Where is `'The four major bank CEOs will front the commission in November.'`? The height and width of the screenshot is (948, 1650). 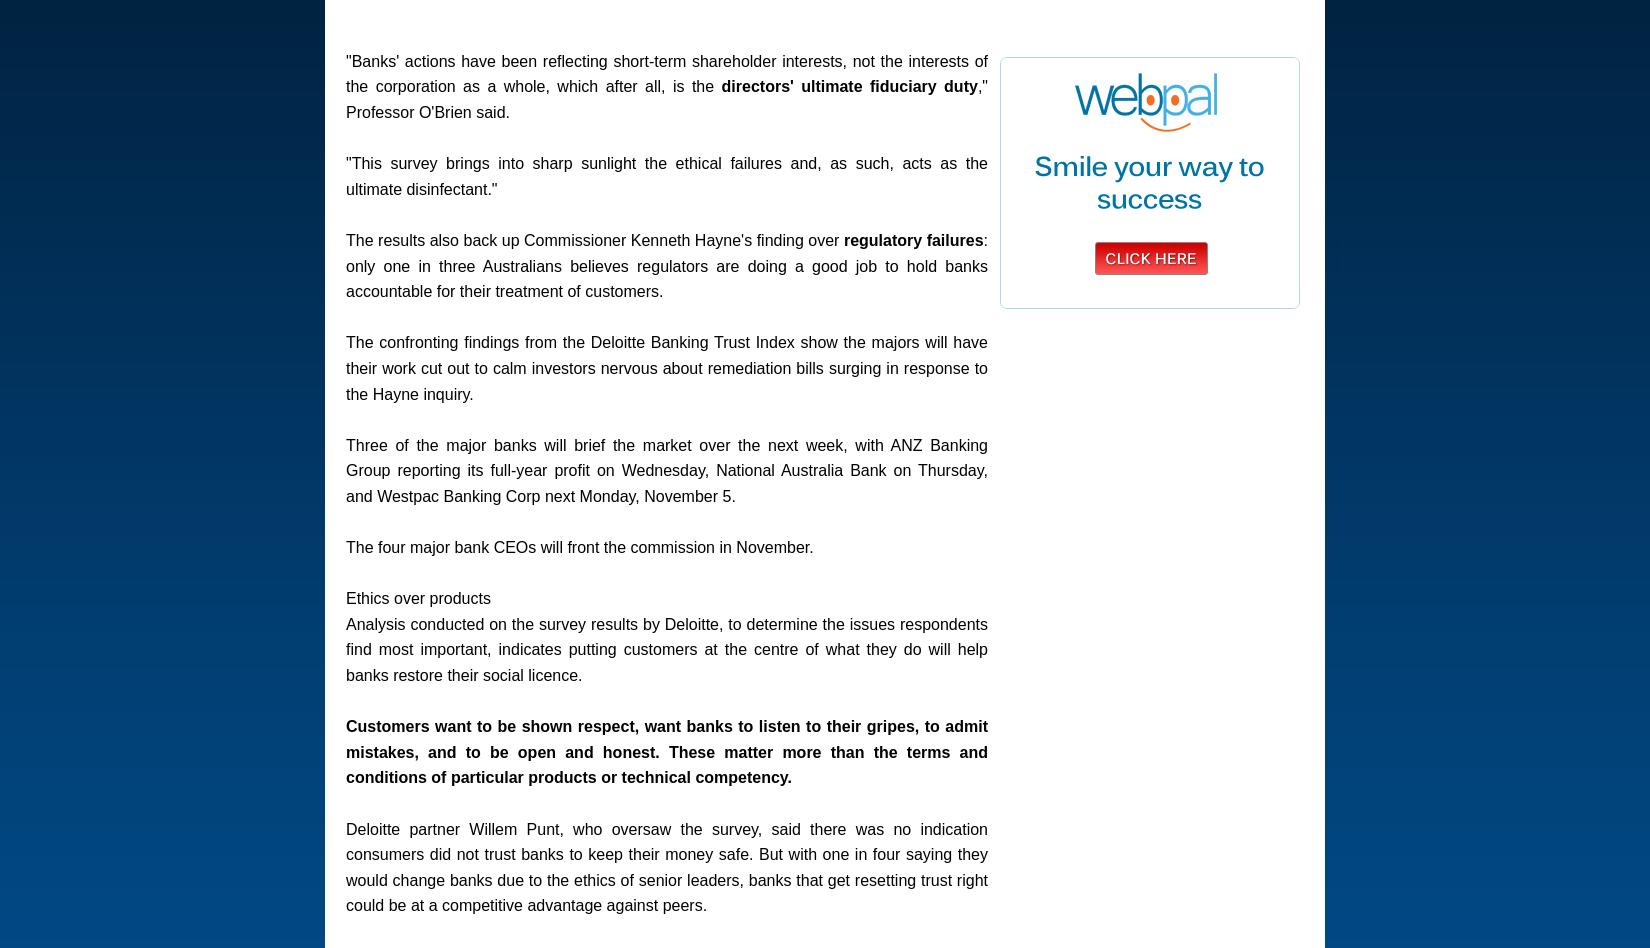
'The four major bank CEOs will front the commission in November.' is located at coordinates (578, 547).